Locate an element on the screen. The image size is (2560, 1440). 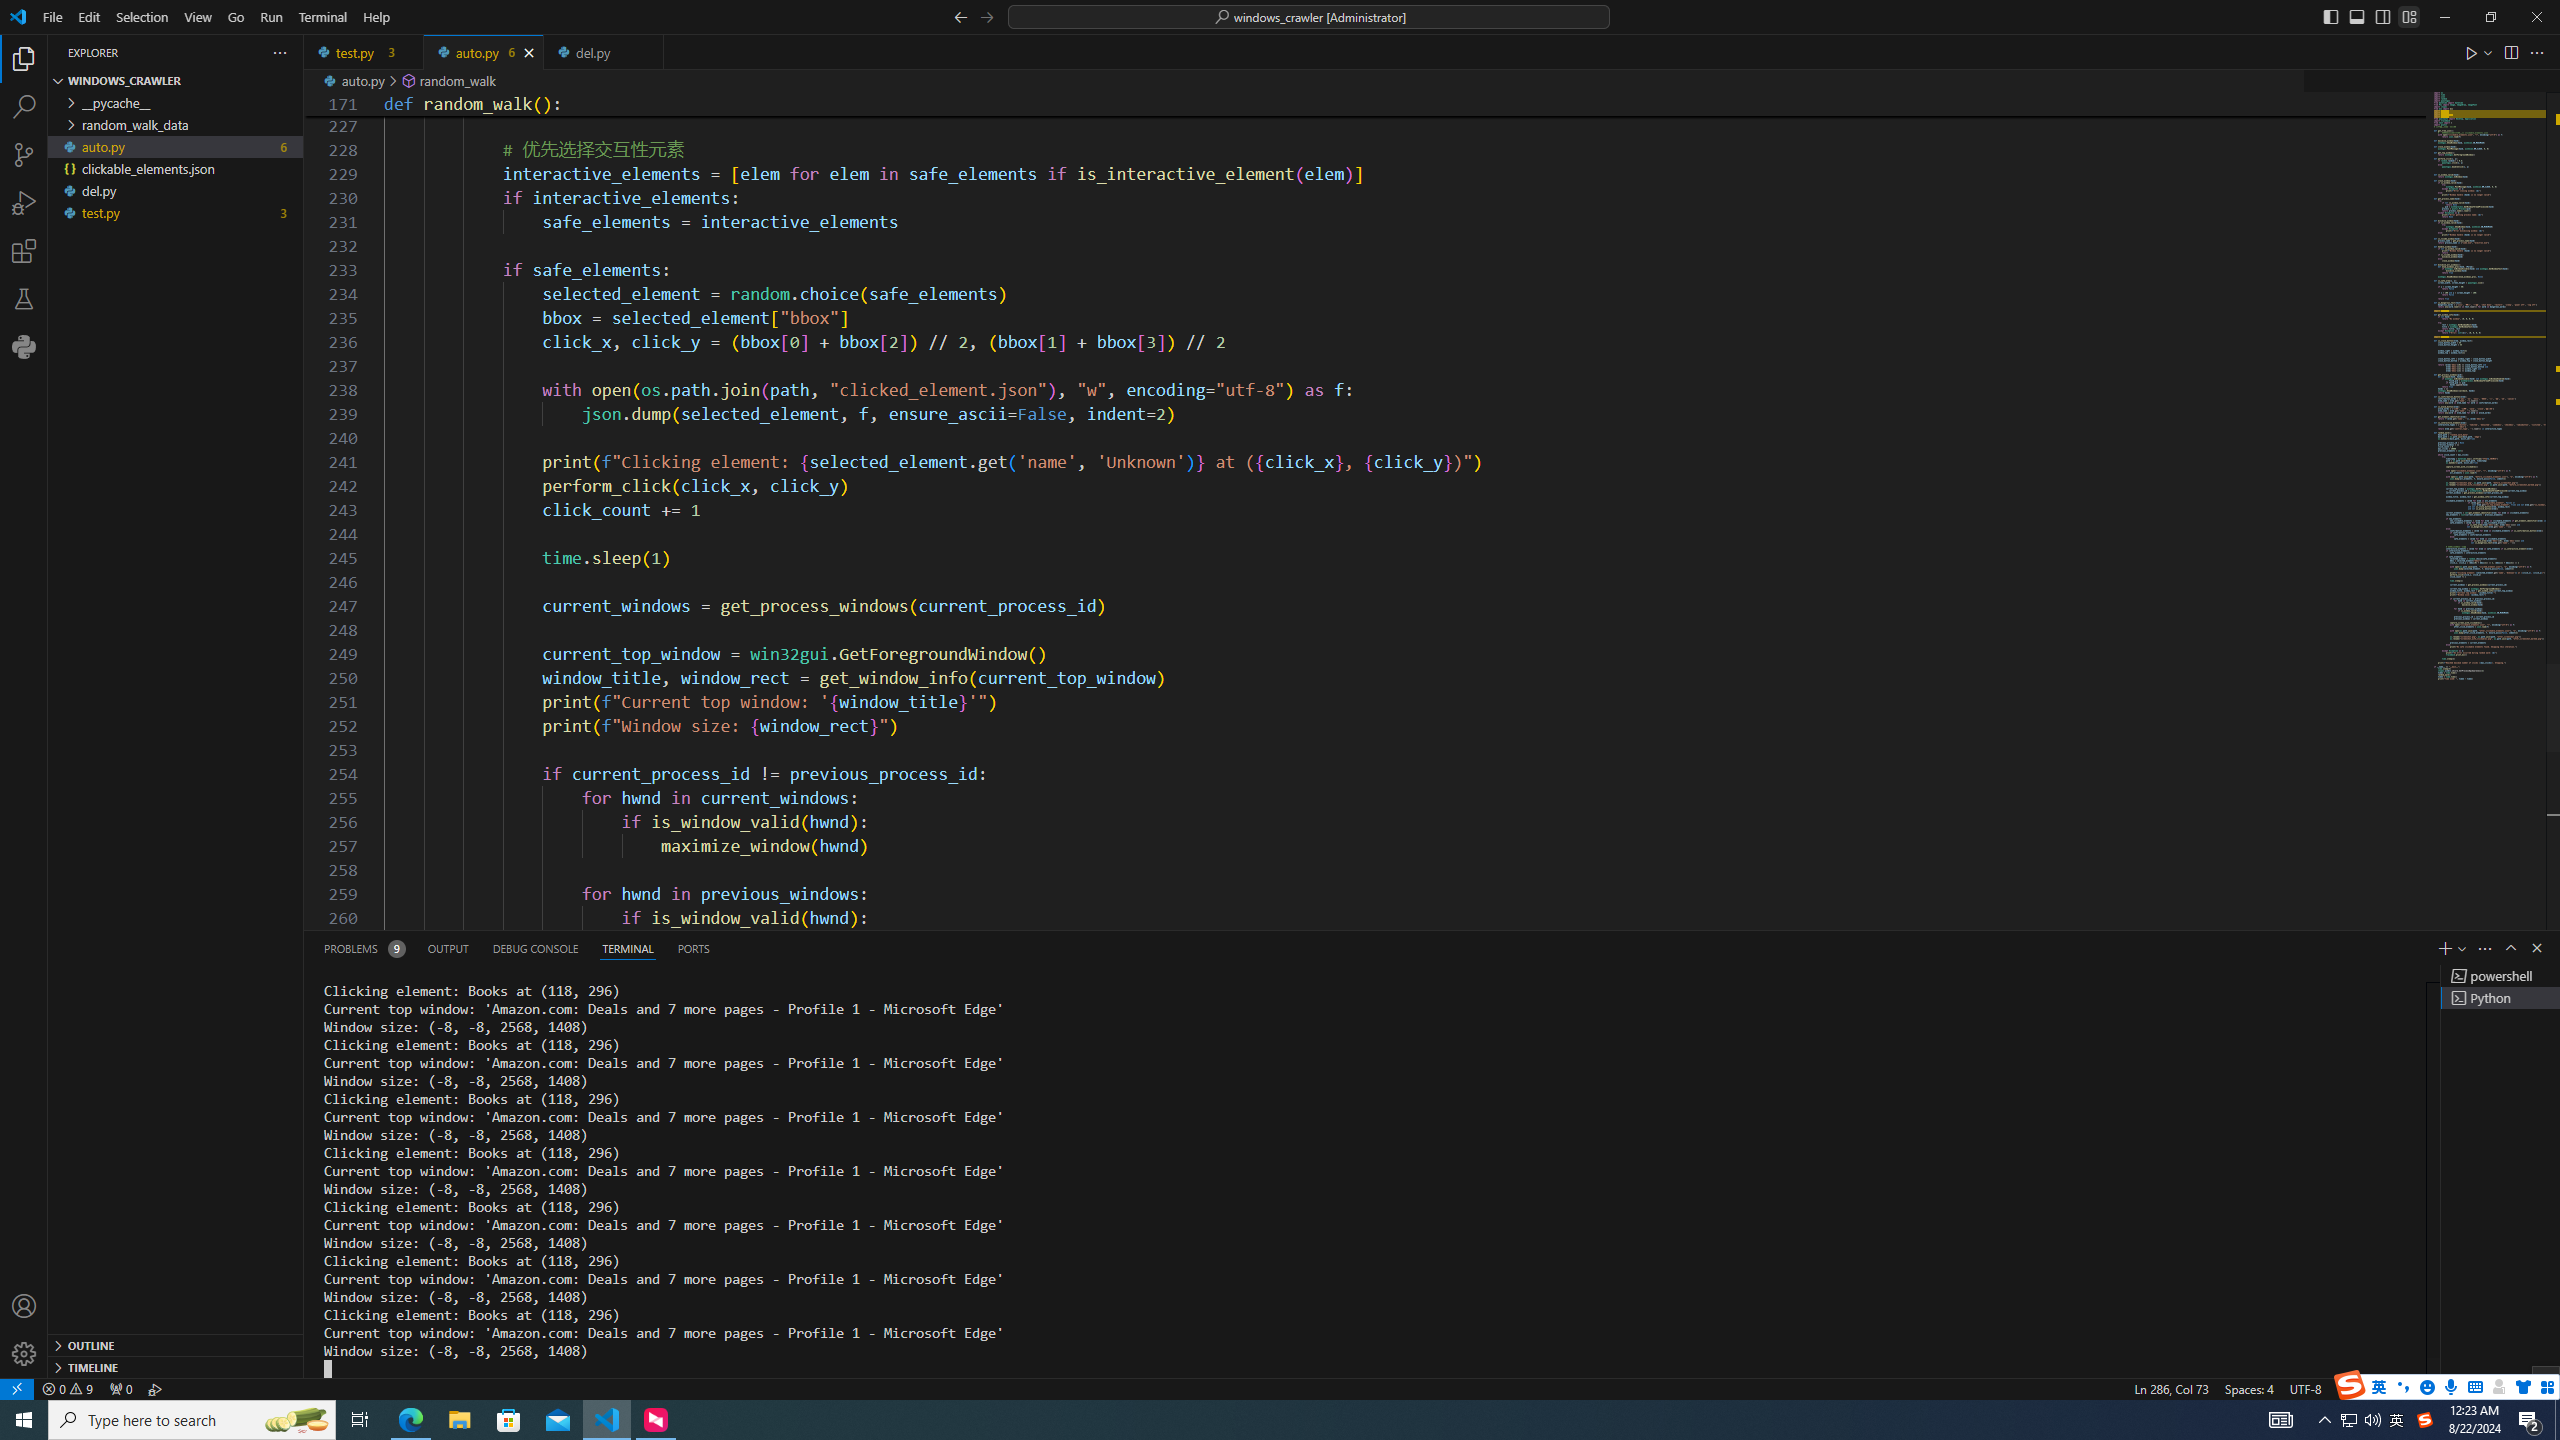
'Outline Section' is located at coordinates (175, 1344).